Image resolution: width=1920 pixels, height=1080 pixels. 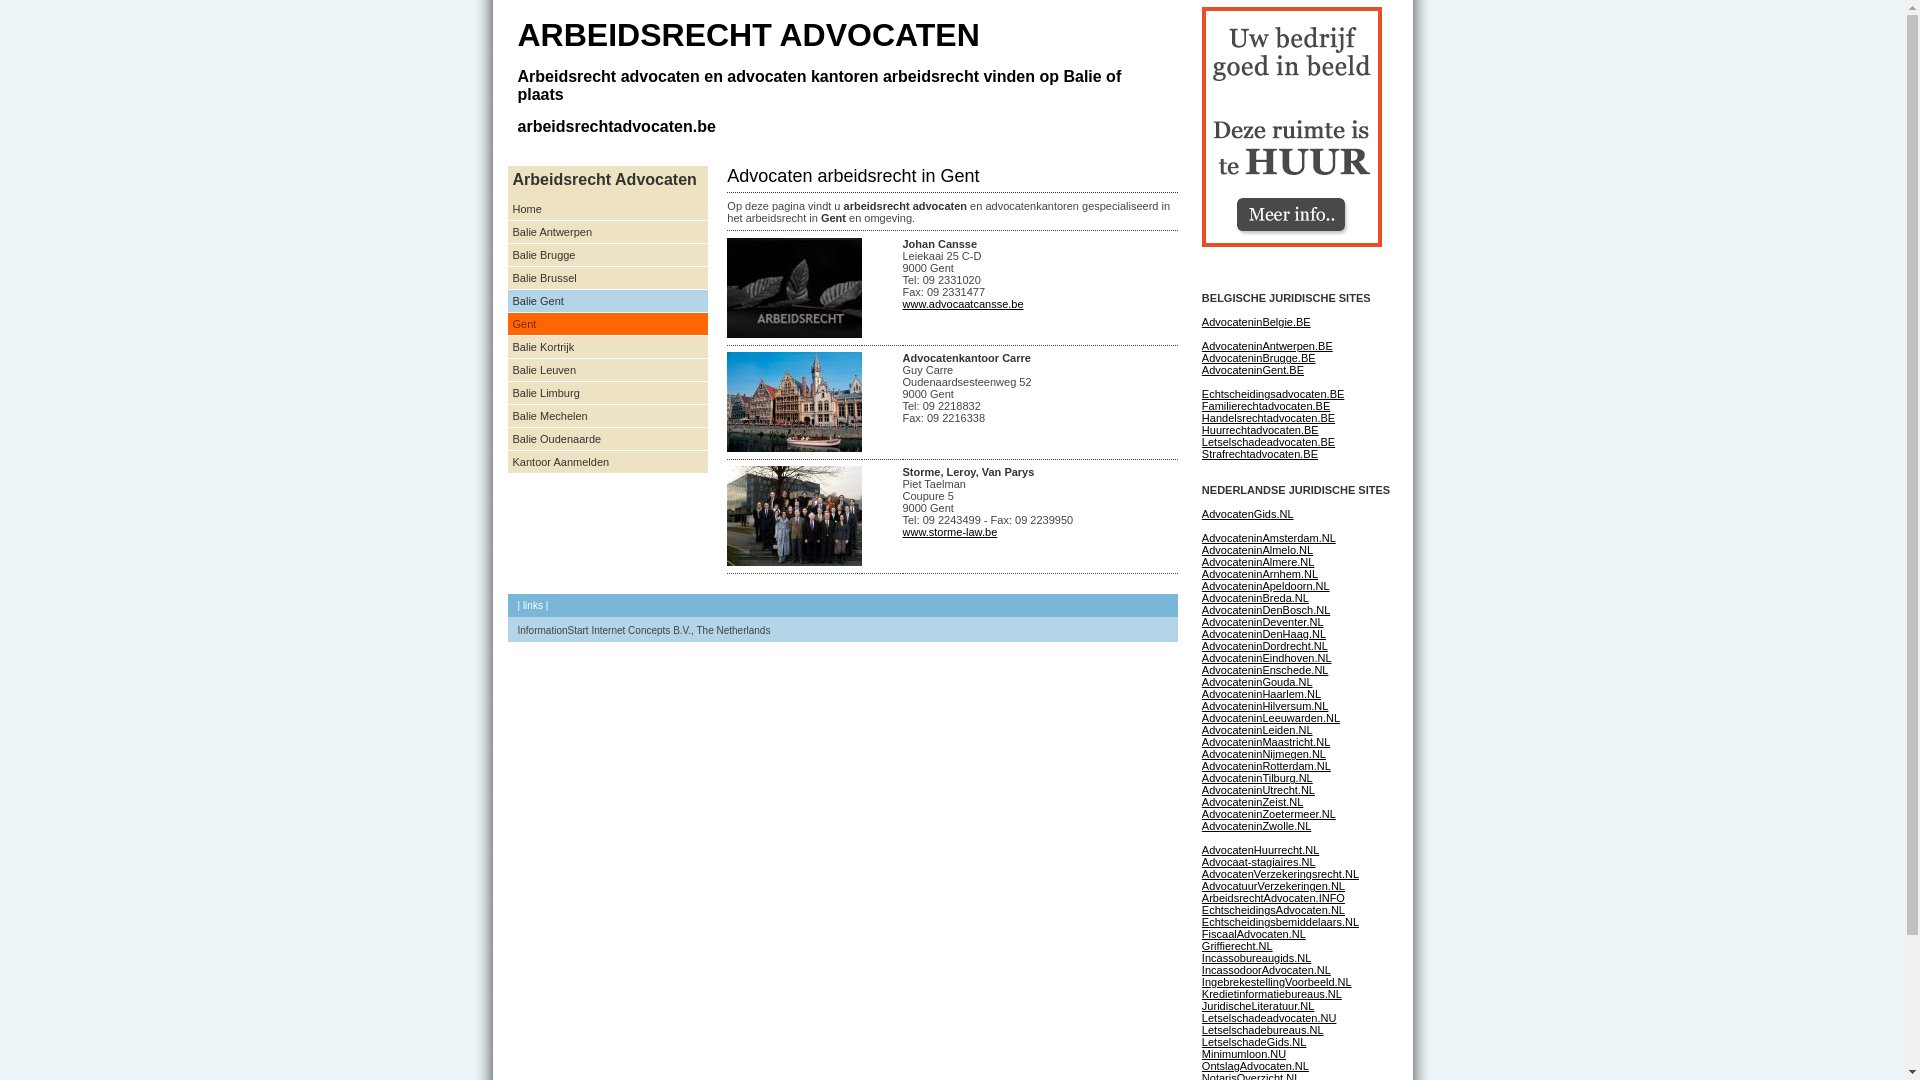 What do you see at coordinates (1264, 670) in the screenshot?
I see `'AdvocateninEnschede.NL'` at bounding box center [1264, 670].